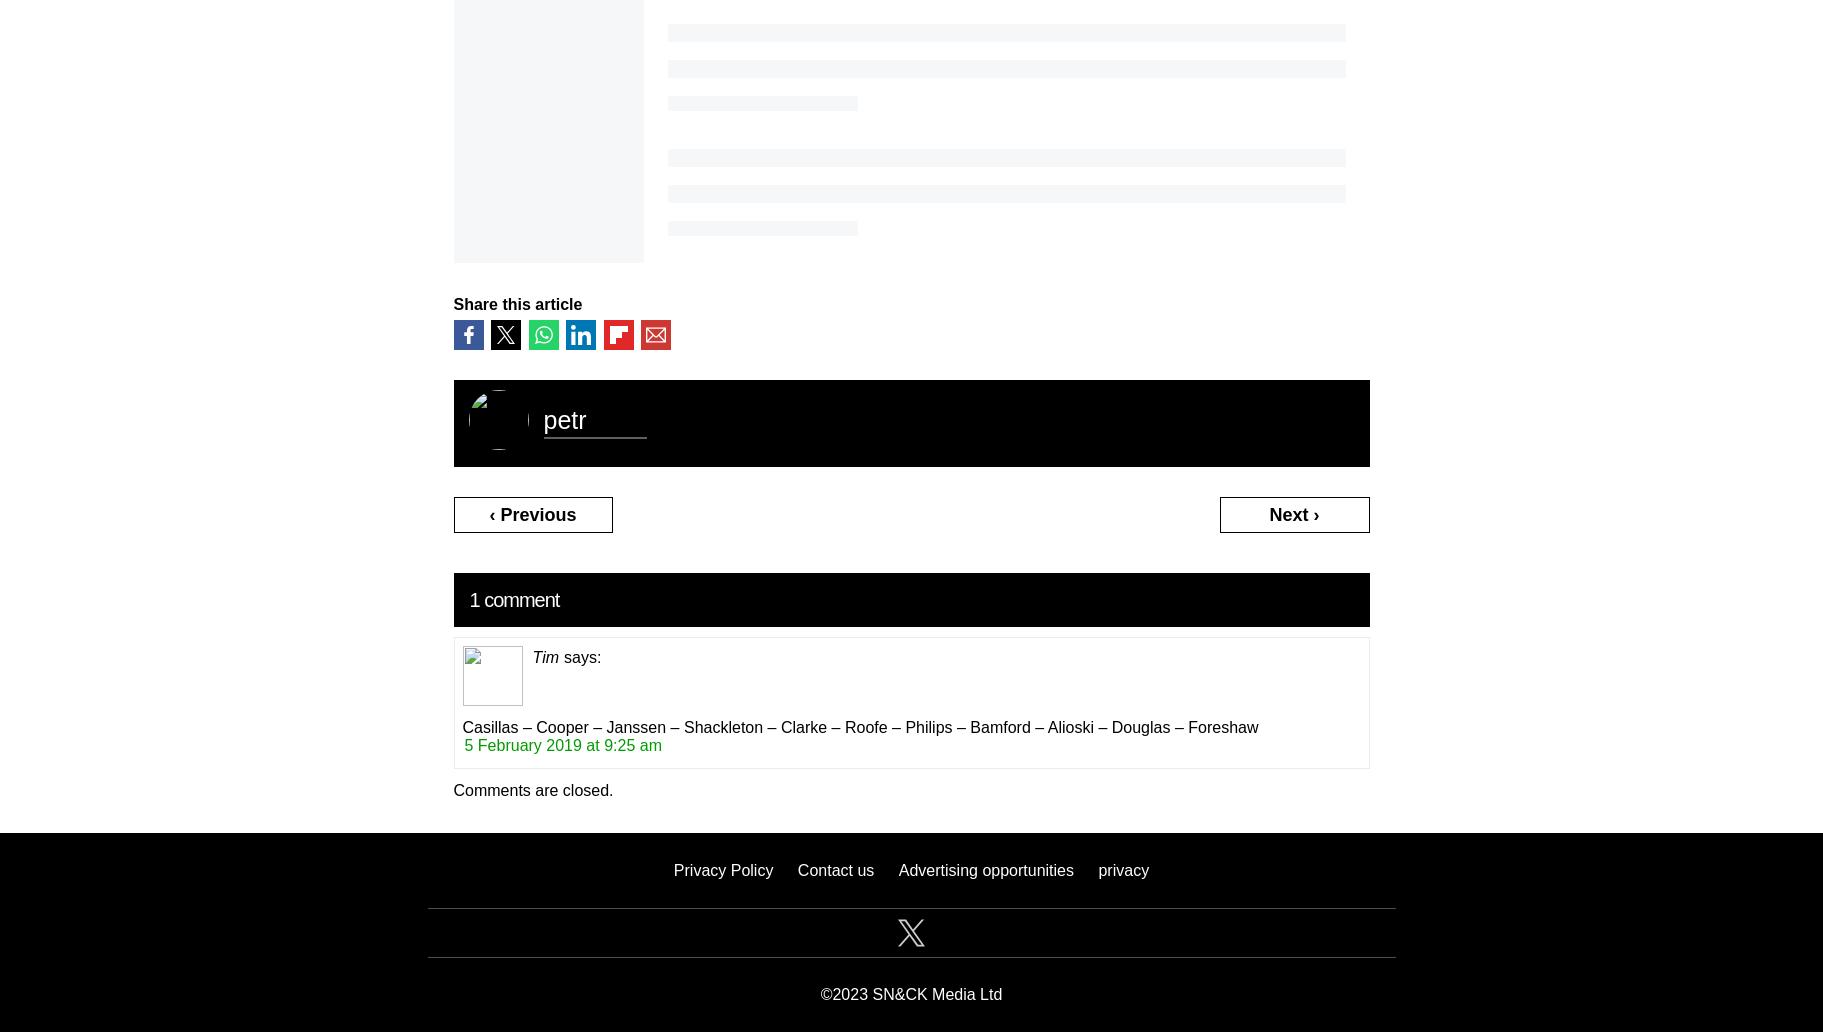 The image size is (1823, 1032). Describe the element at coordinates (986, 869) in the screenshot. I see `'Advertising opportunities'` at that location.